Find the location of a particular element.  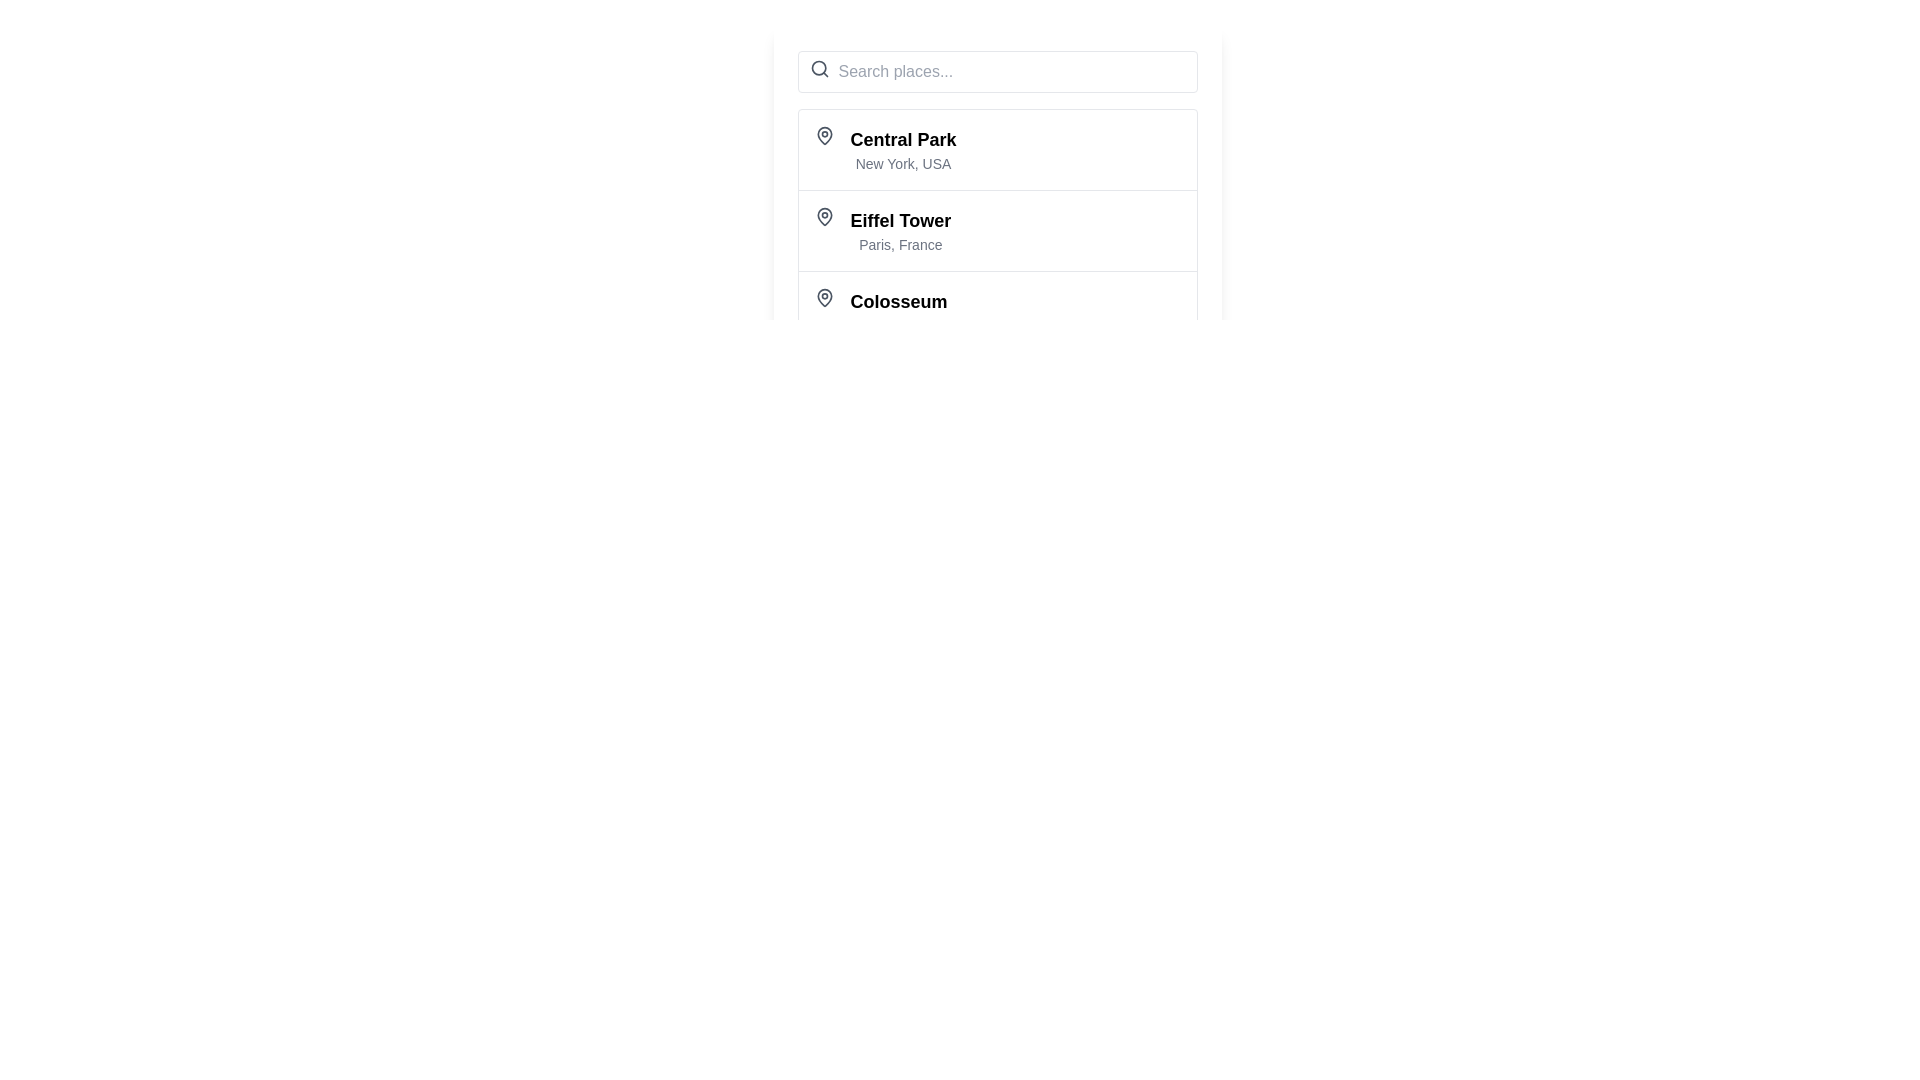

the third item in the vertical list of destination names in the text display area is located at coordinates (897, 312).